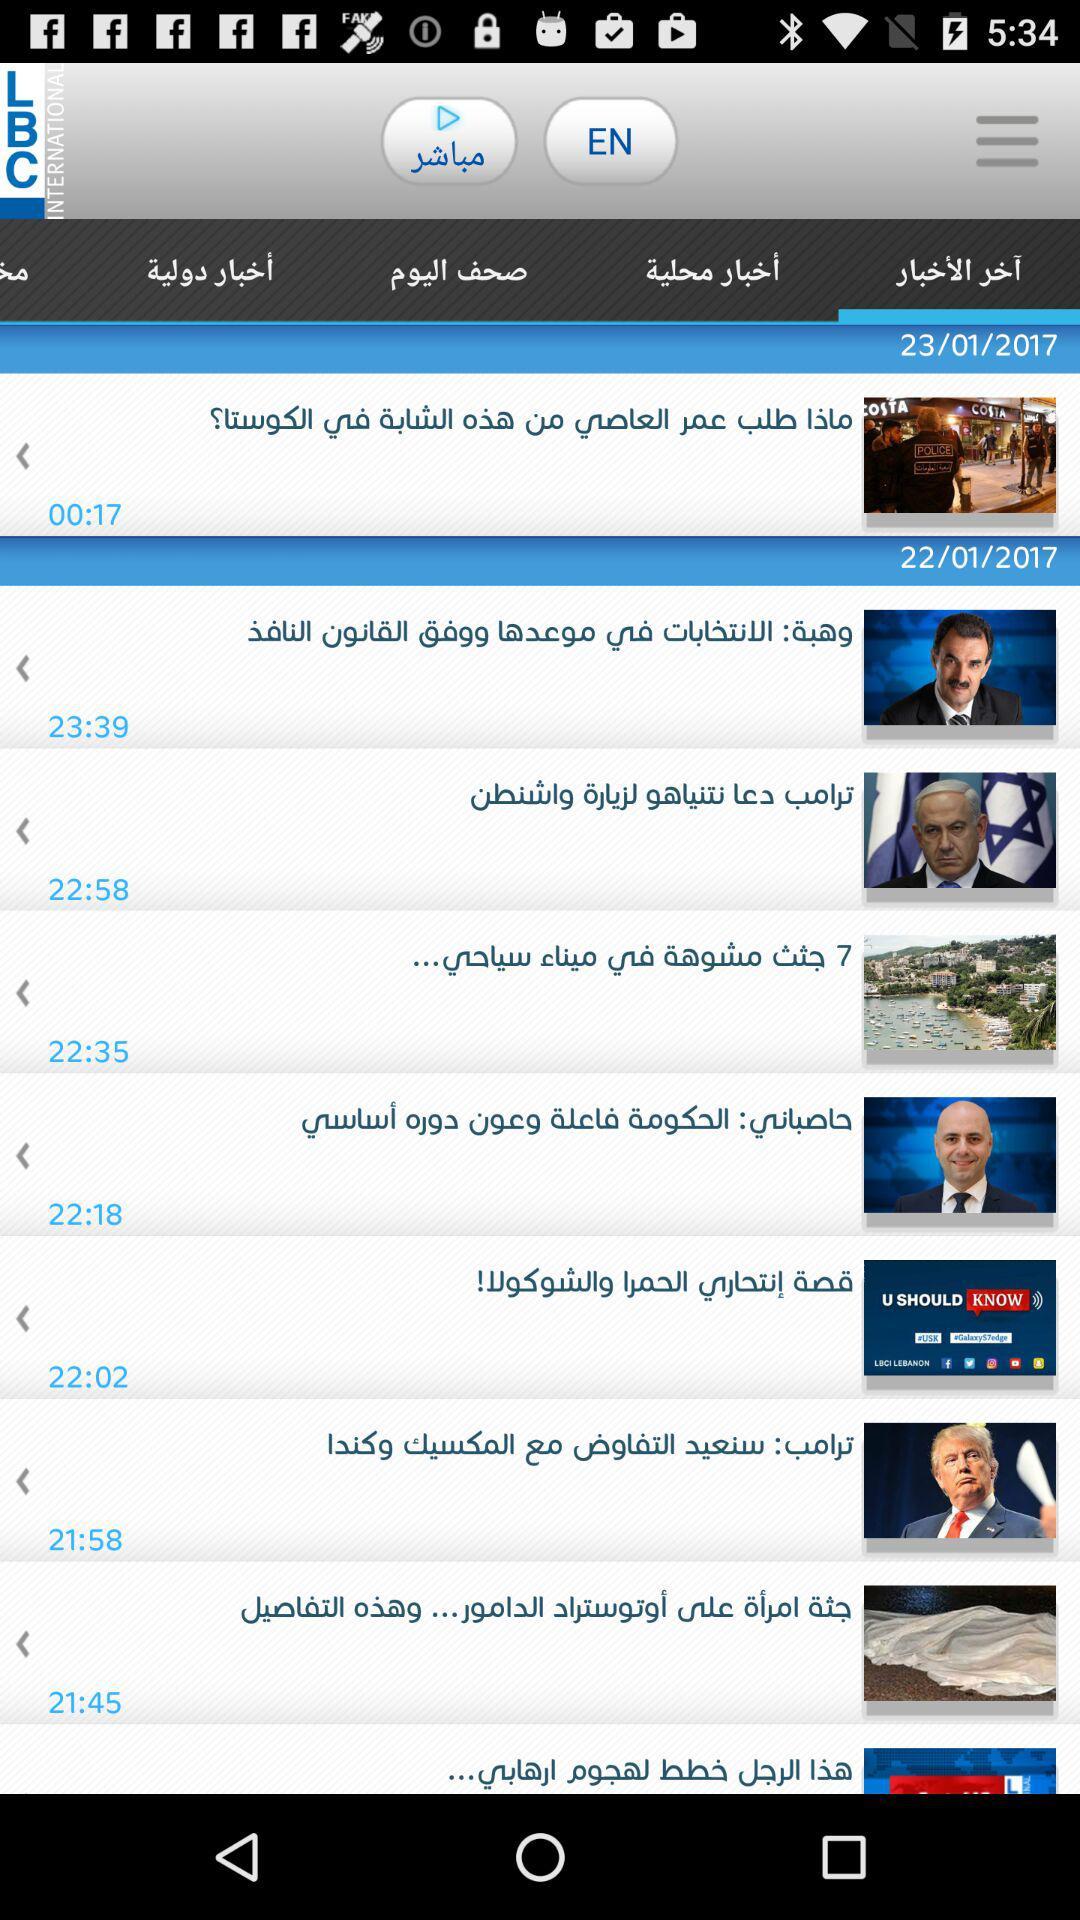 This screenshot has height=1920, width=1080. I want to click on the button next to en button, so click(1006, 139).